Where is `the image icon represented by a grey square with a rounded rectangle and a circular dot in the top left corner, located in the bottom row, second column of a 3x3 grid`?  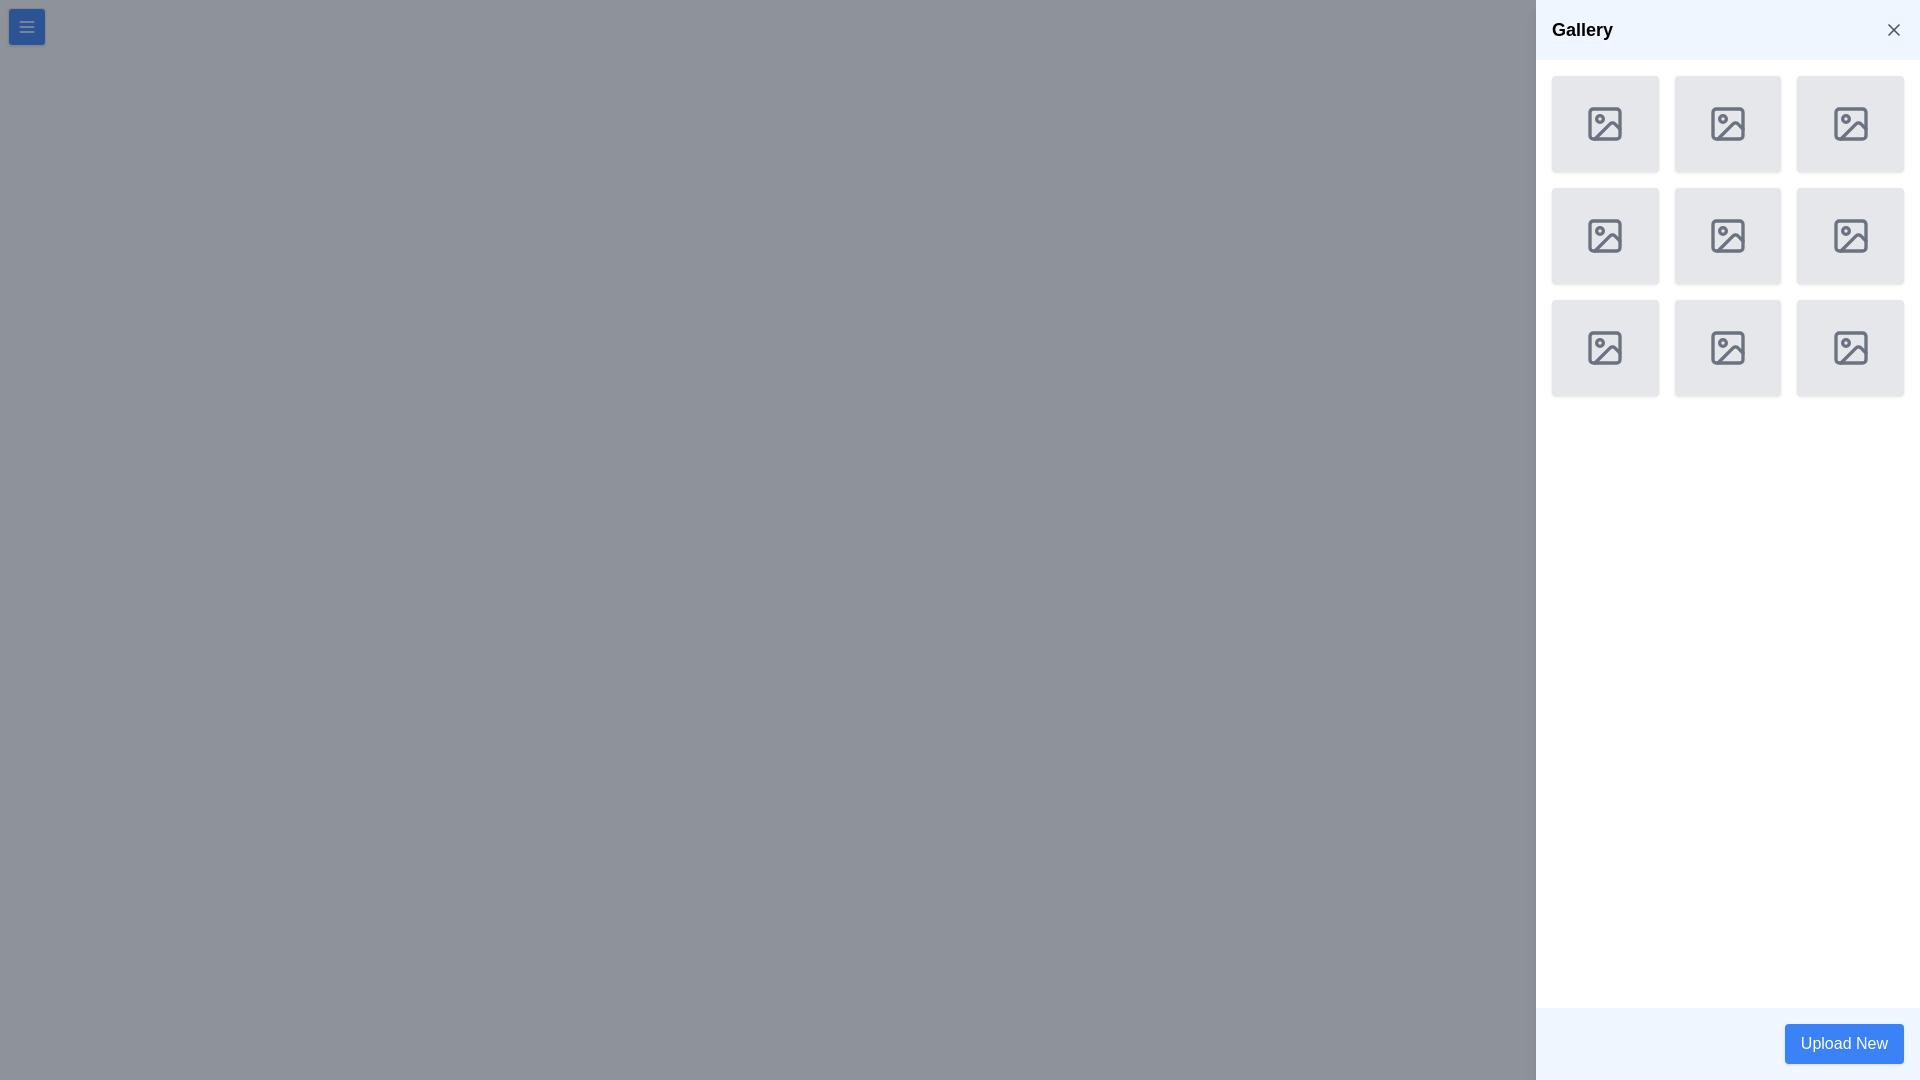 the image icon represented by a grey square with a rounded rectangle and a circular dot in the top left corner, located in the bottom row, second column of a 3x3 grid is located at coordinates (1605, 346).